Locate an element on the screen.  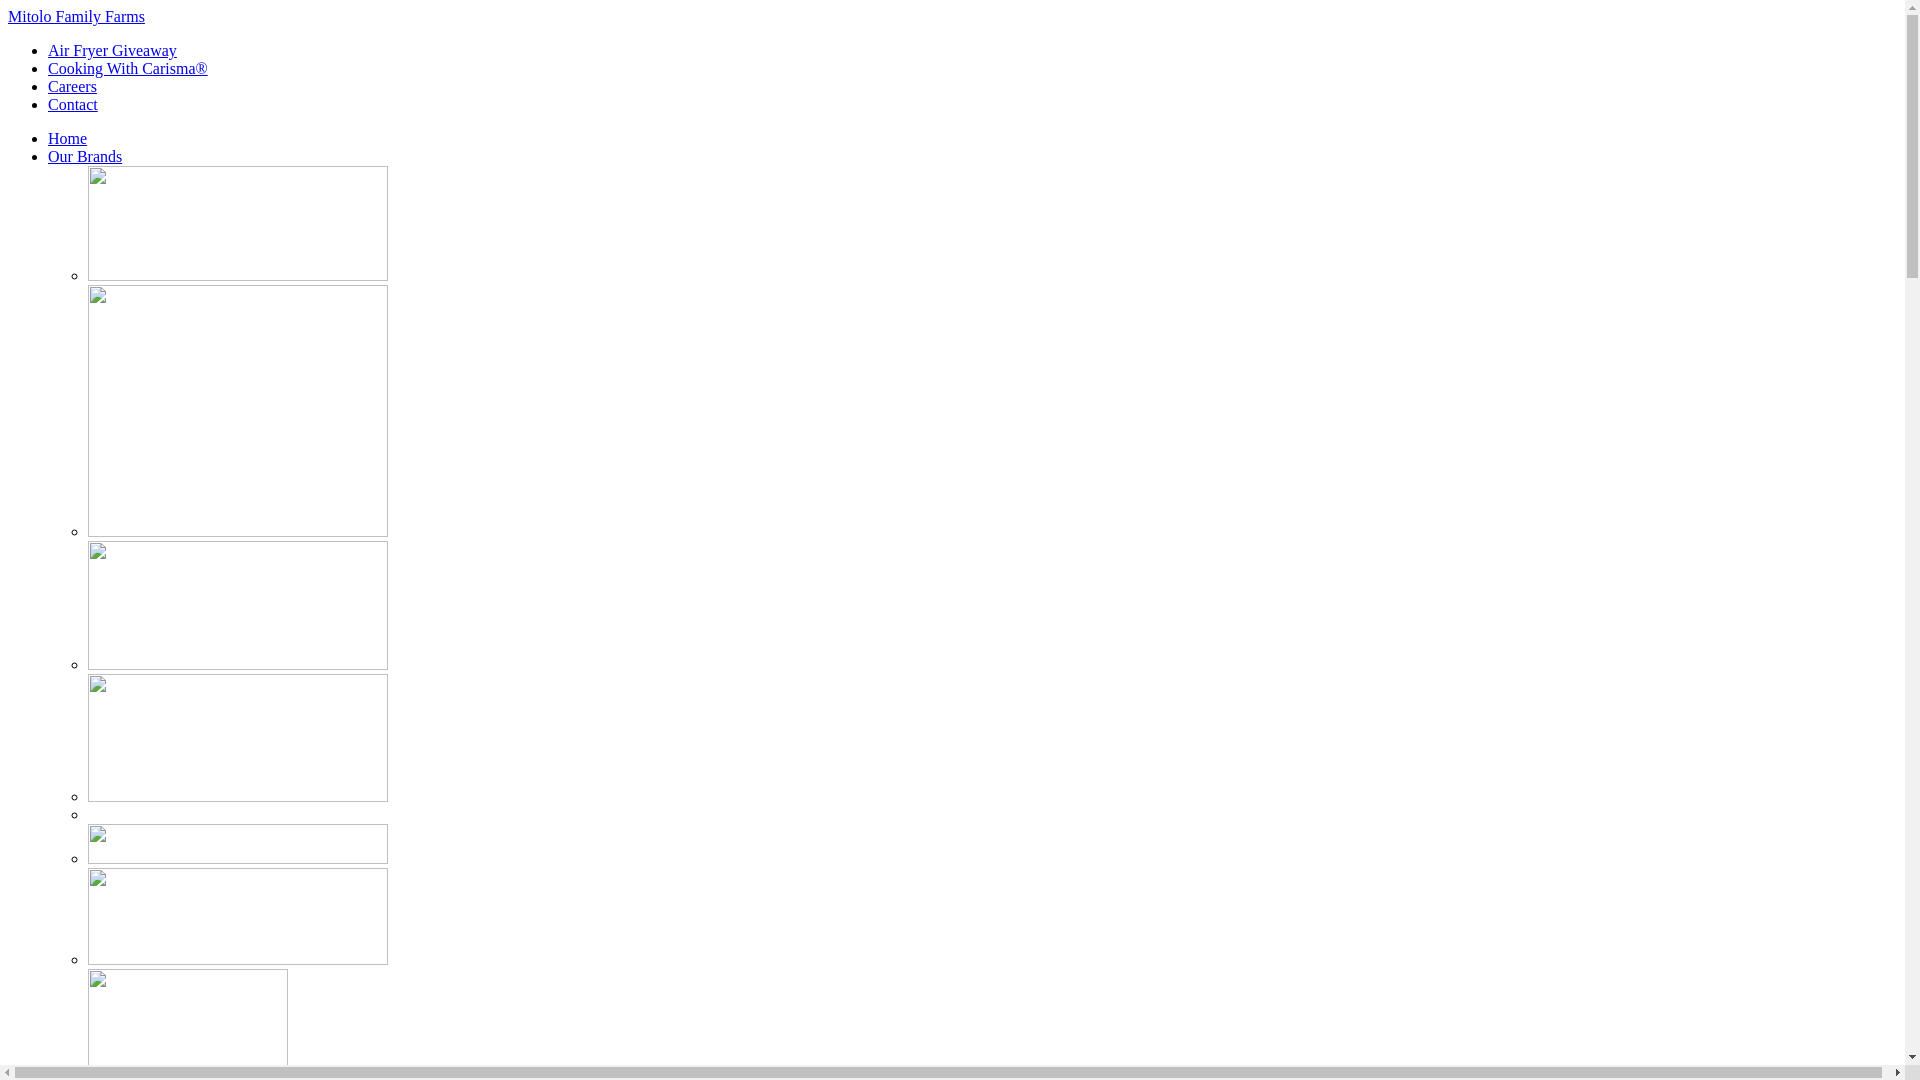
'Air Fryer Giveaway' is located at coordinates (111, 49).